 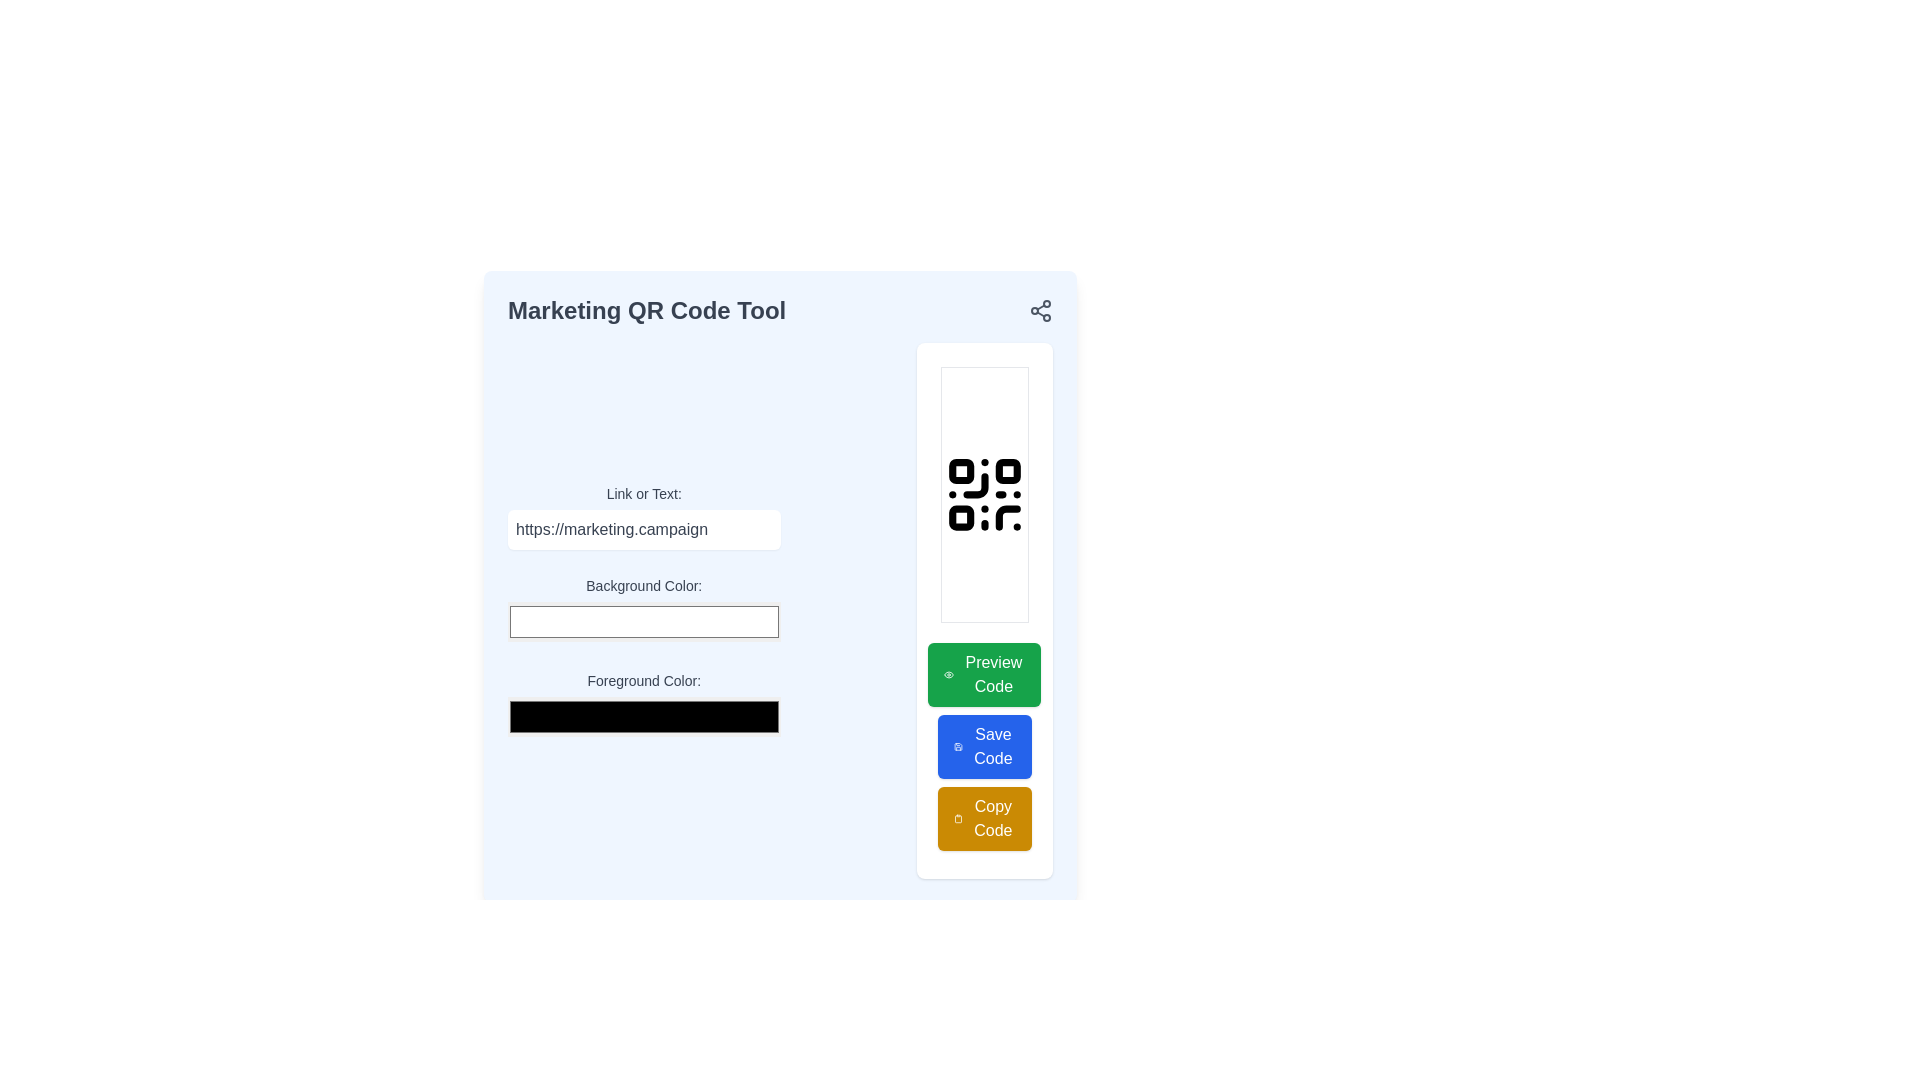 I want to click on the second button in the vertical sequence, which is positioned below the 'Preview Code' button and above the 'Copy Code' button, so click(x=984, y=747).